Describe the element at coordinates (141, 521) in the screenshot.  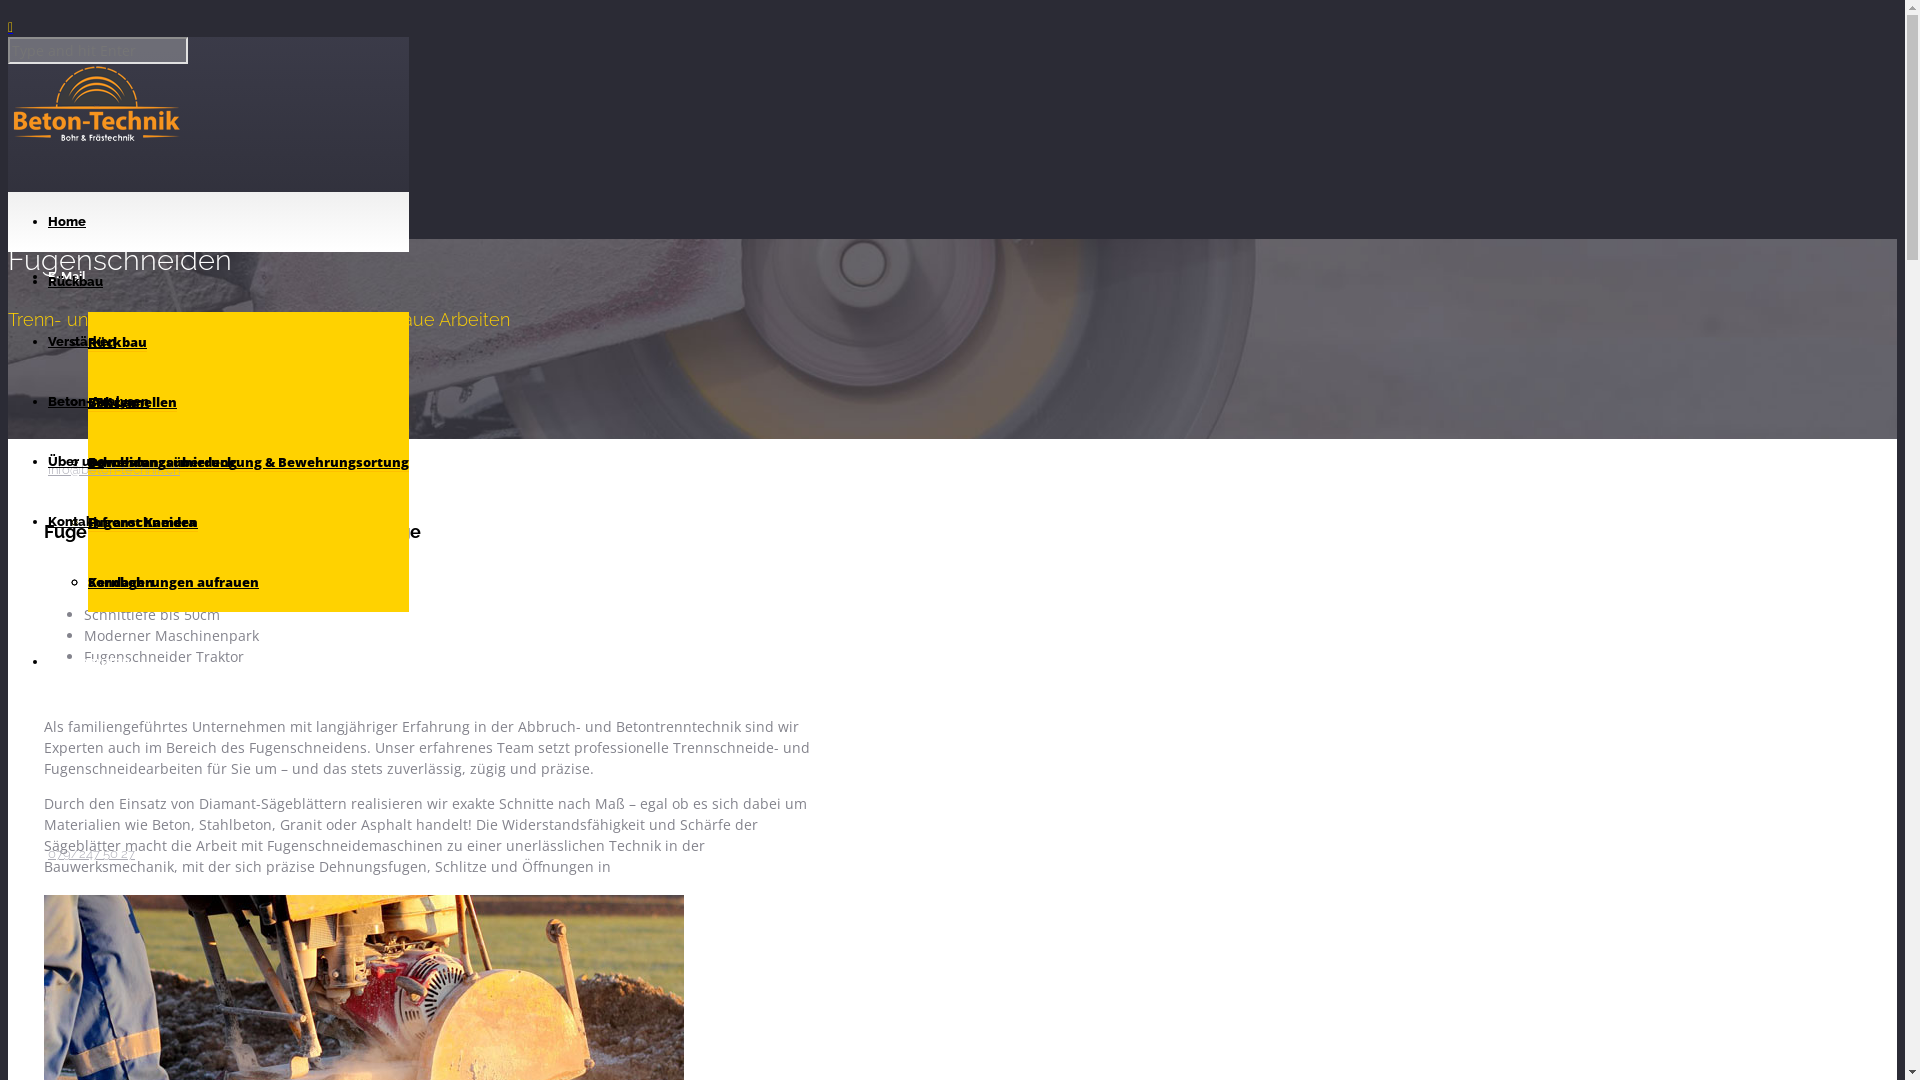
I see `'Infrarot Kamera'` at that location.